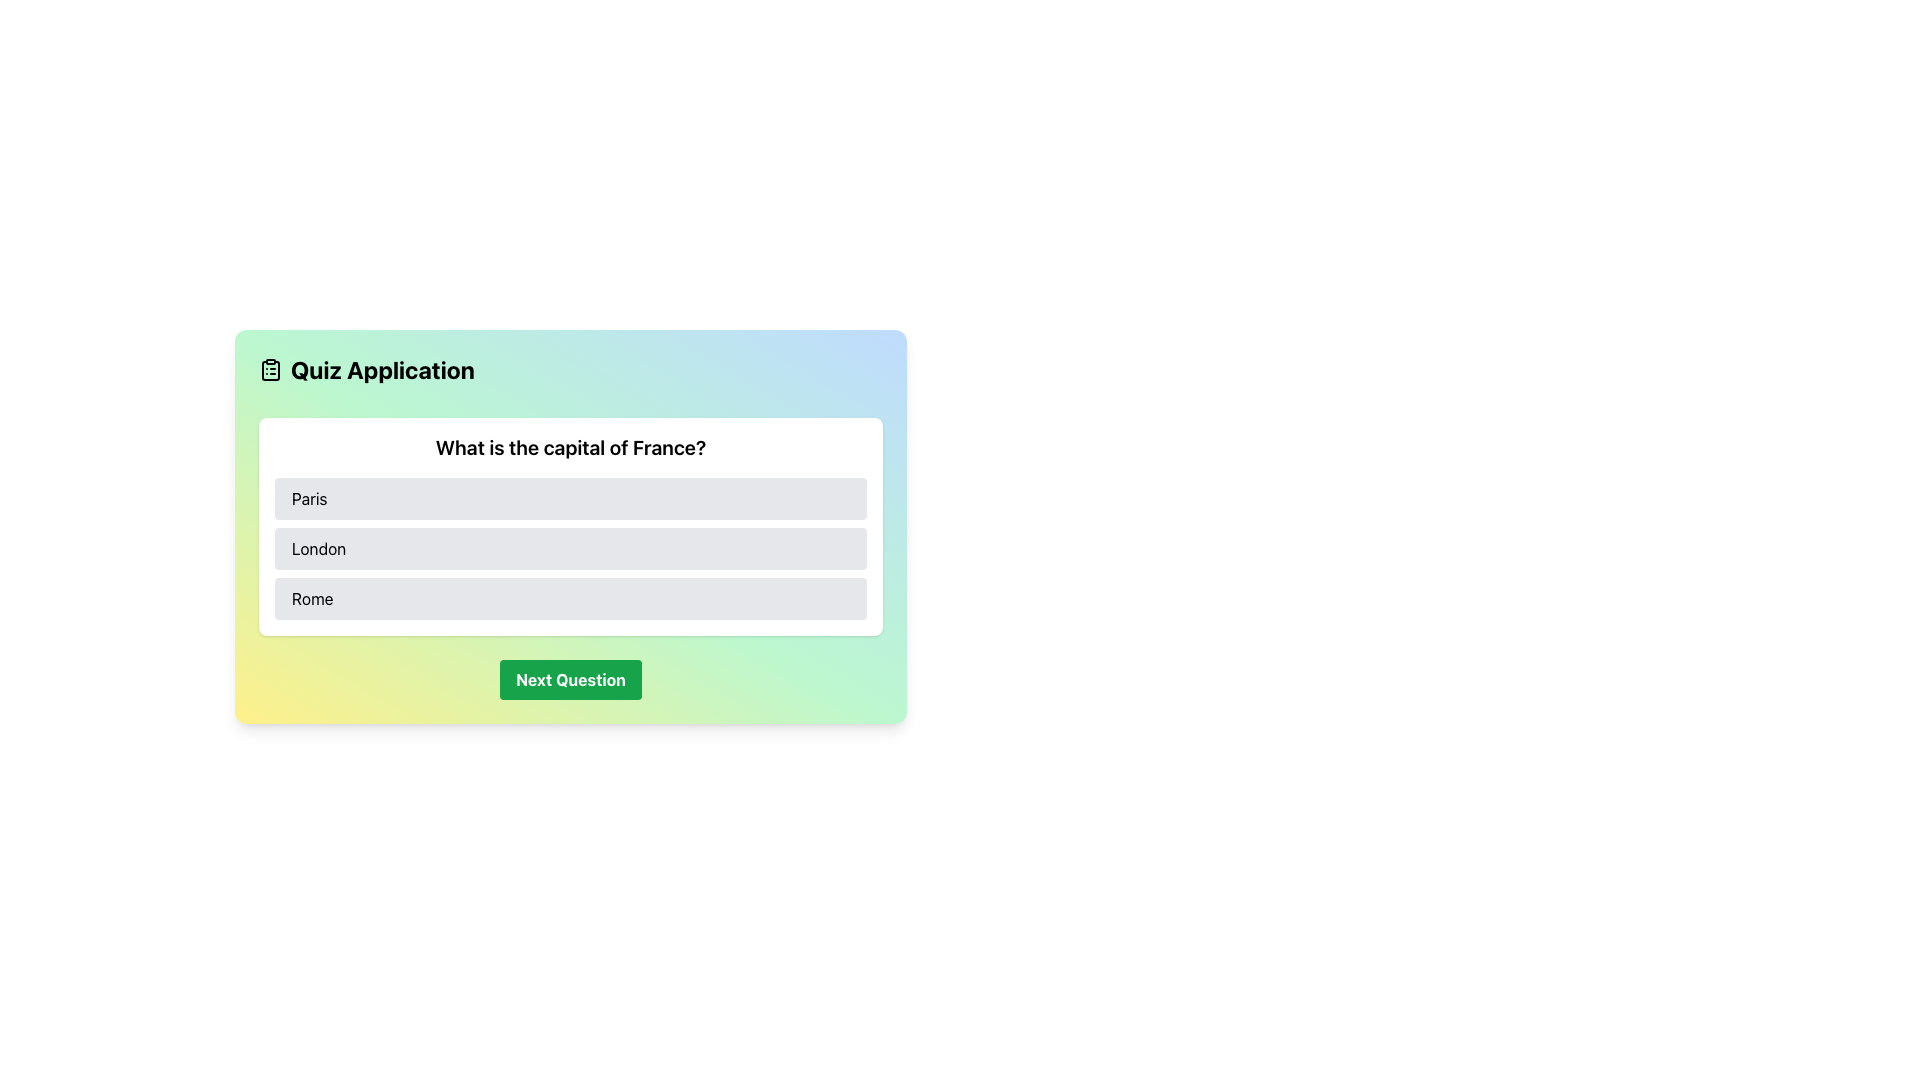  I want to click on the second option button that submits 'London' as an answer in the quiz interface to change its background color, so click(570, 548).